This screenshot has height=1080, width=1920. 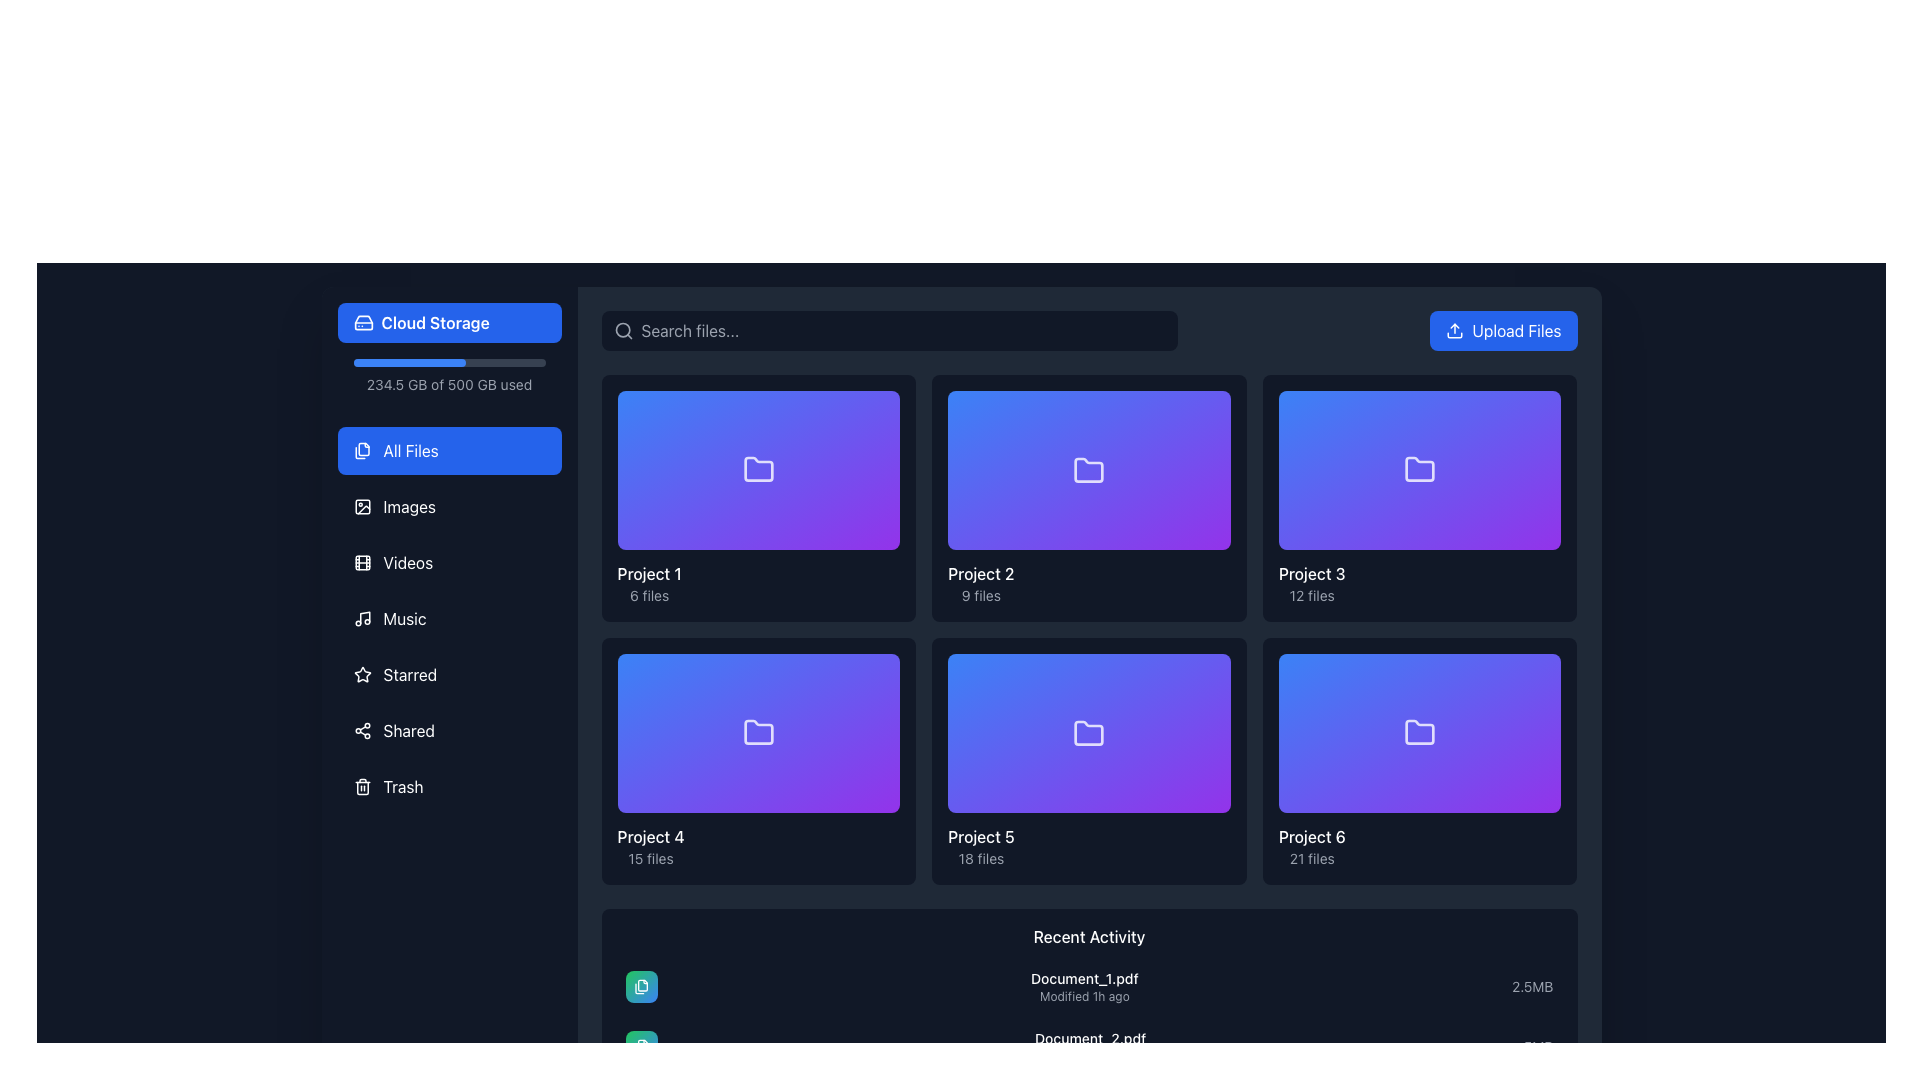 What do you see at coordinates (448, 322) in the screenshot?
I see `the rectangular blue button labeled 'Cloud Storage' with a hard drive icon on the left, positioned at the top of the left panel to elicit a hover effect` at bounding box center [448, 322].